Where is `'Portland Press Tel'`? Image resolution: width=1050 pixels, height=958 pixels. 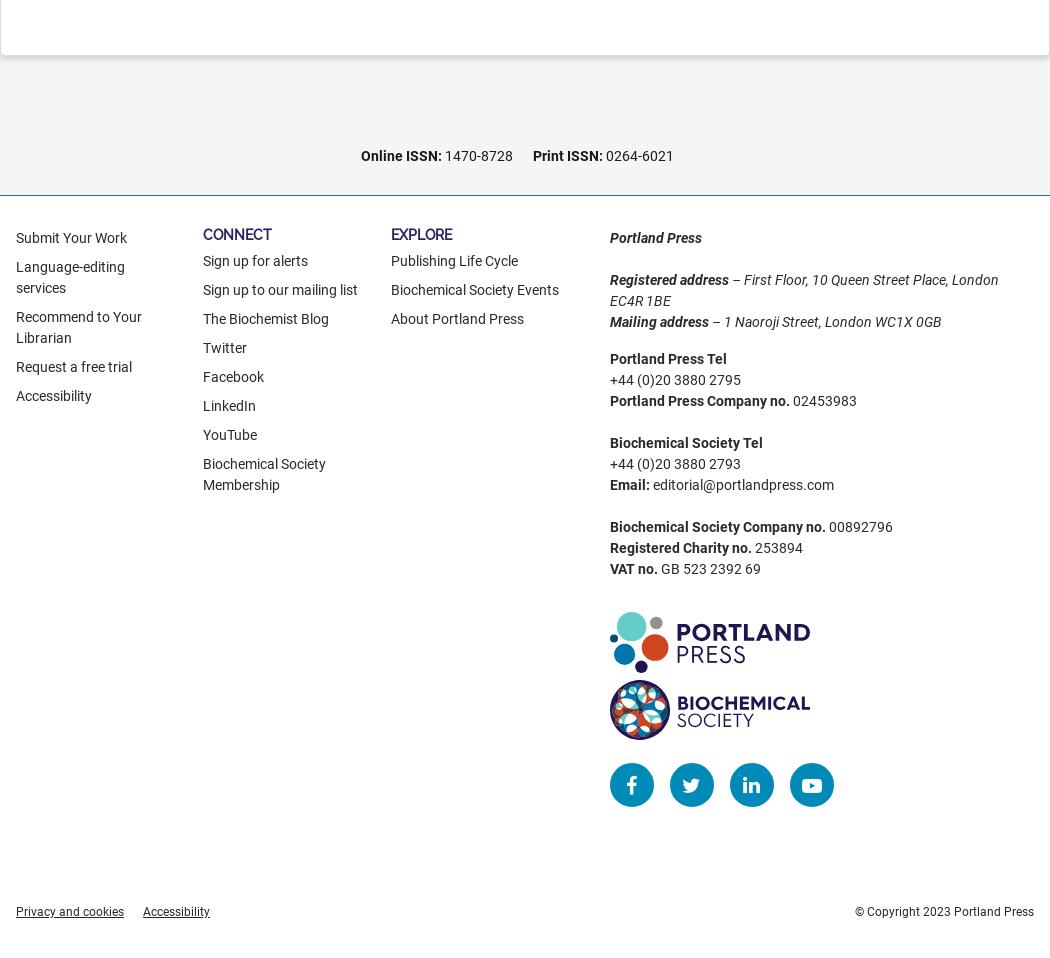 'Portland Press Tel' is located at coordinates (666, 357).